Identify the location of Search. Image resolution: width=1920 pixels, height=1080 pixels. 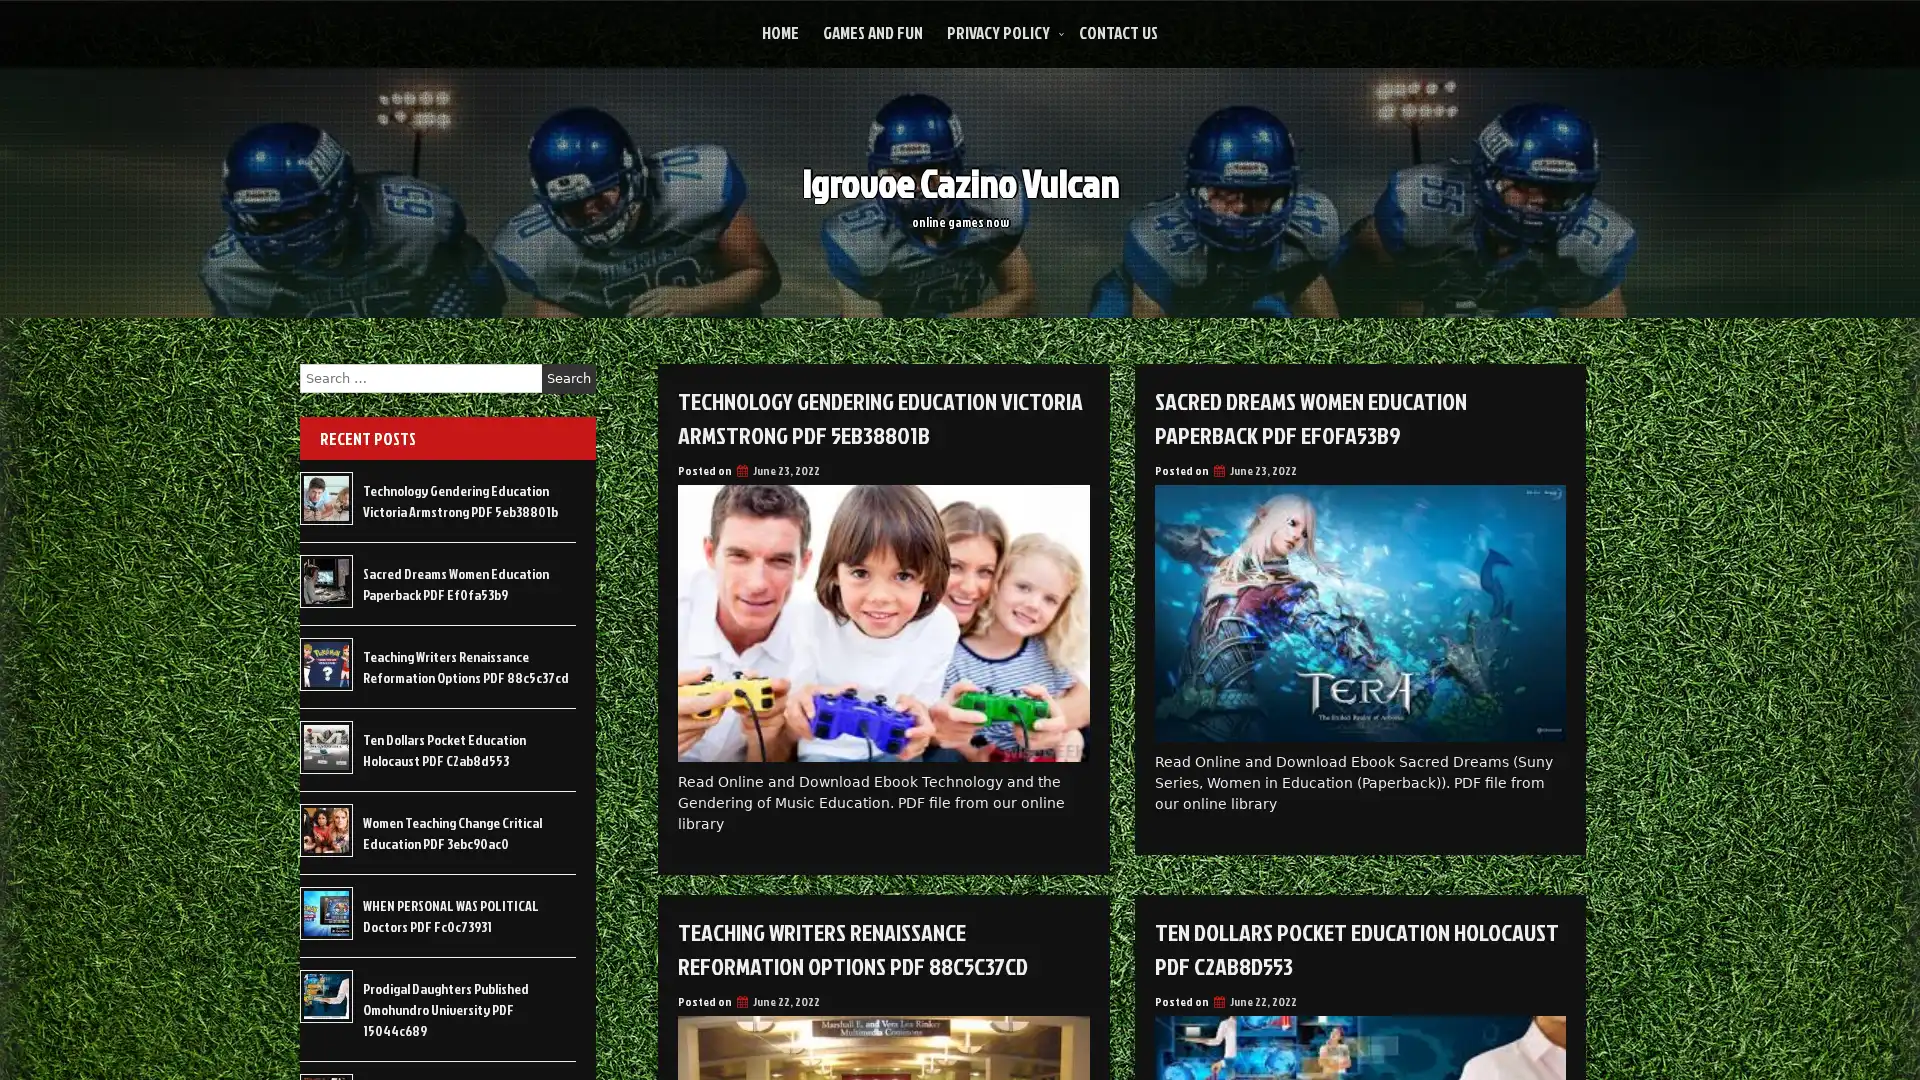
(568, 378).